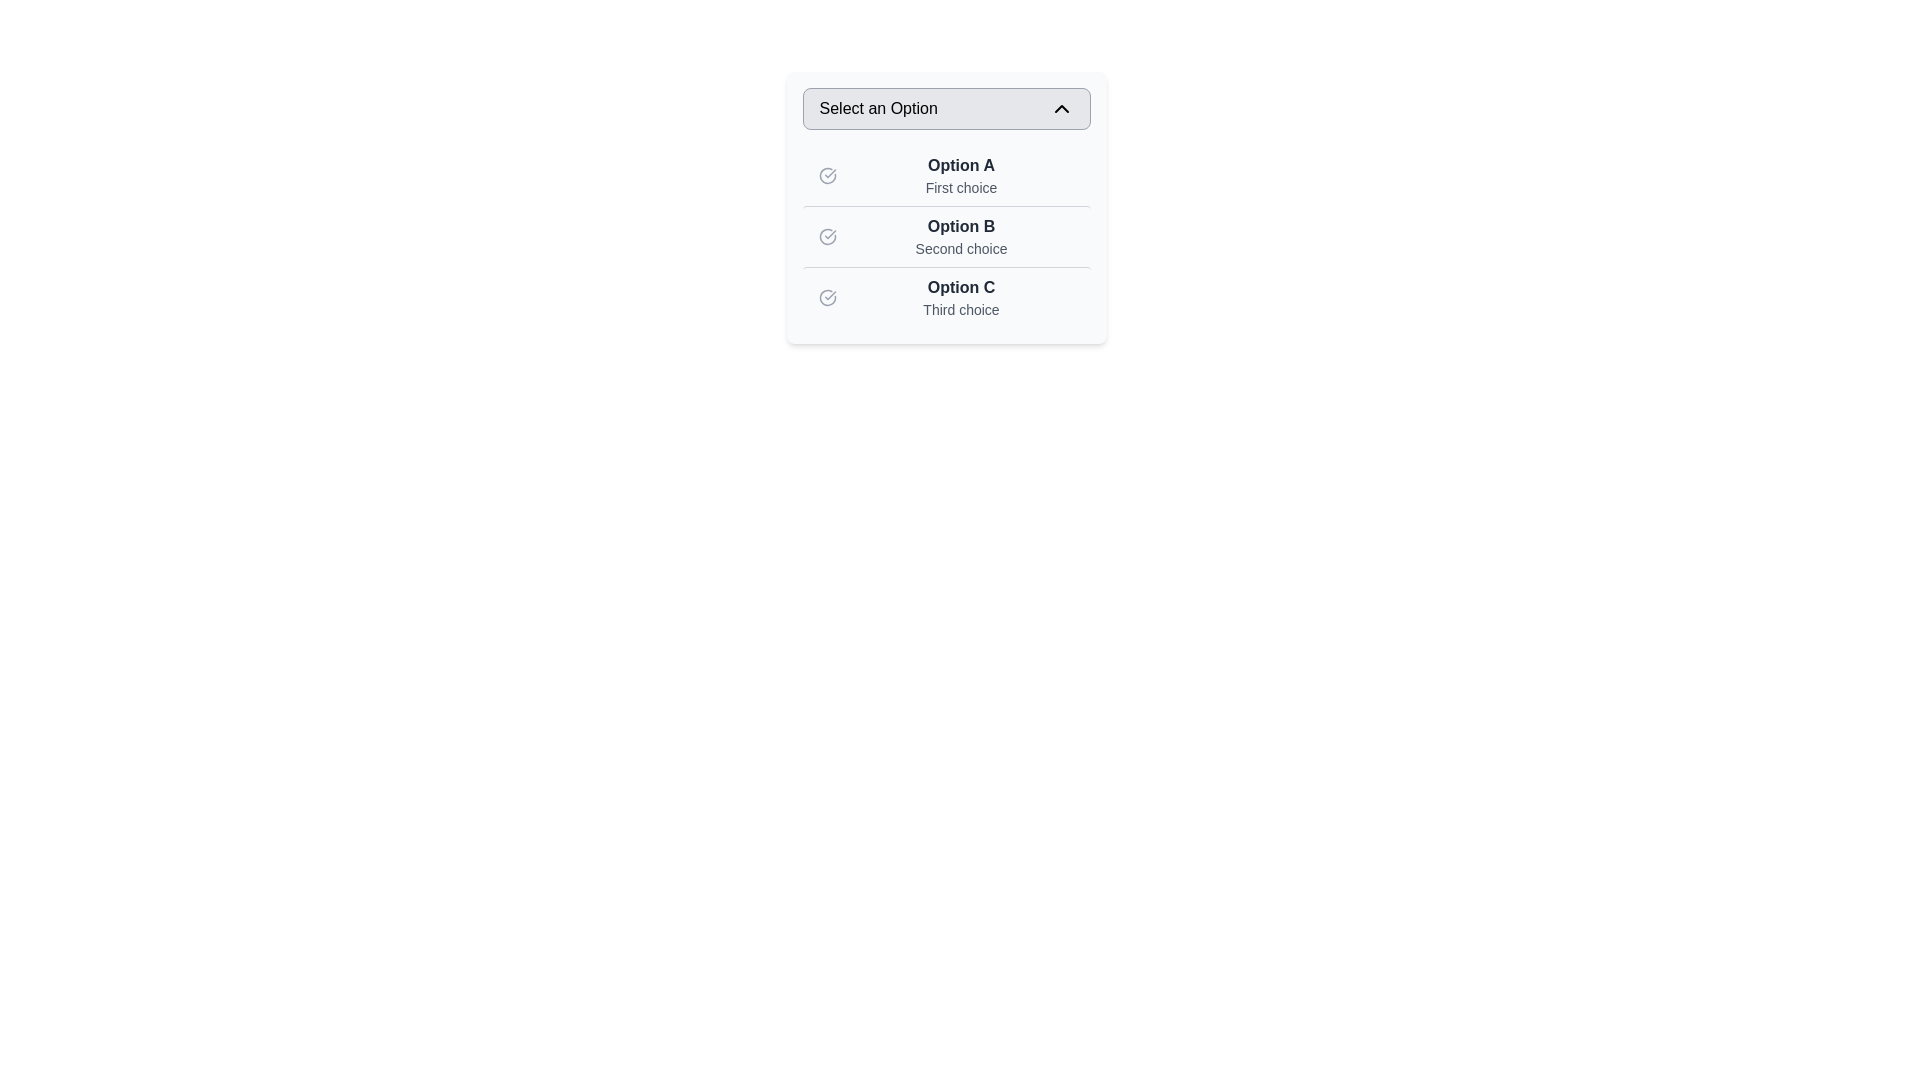 The height and width of the screenshot is (1080, 1920). What do you see at coordinates (961, 248) in the screenshot?
I see `text label that provides a description for 'Option B', positioned beneath the bold text and centrally aligned in the dropdown menu` at bounding box center [961, 248].